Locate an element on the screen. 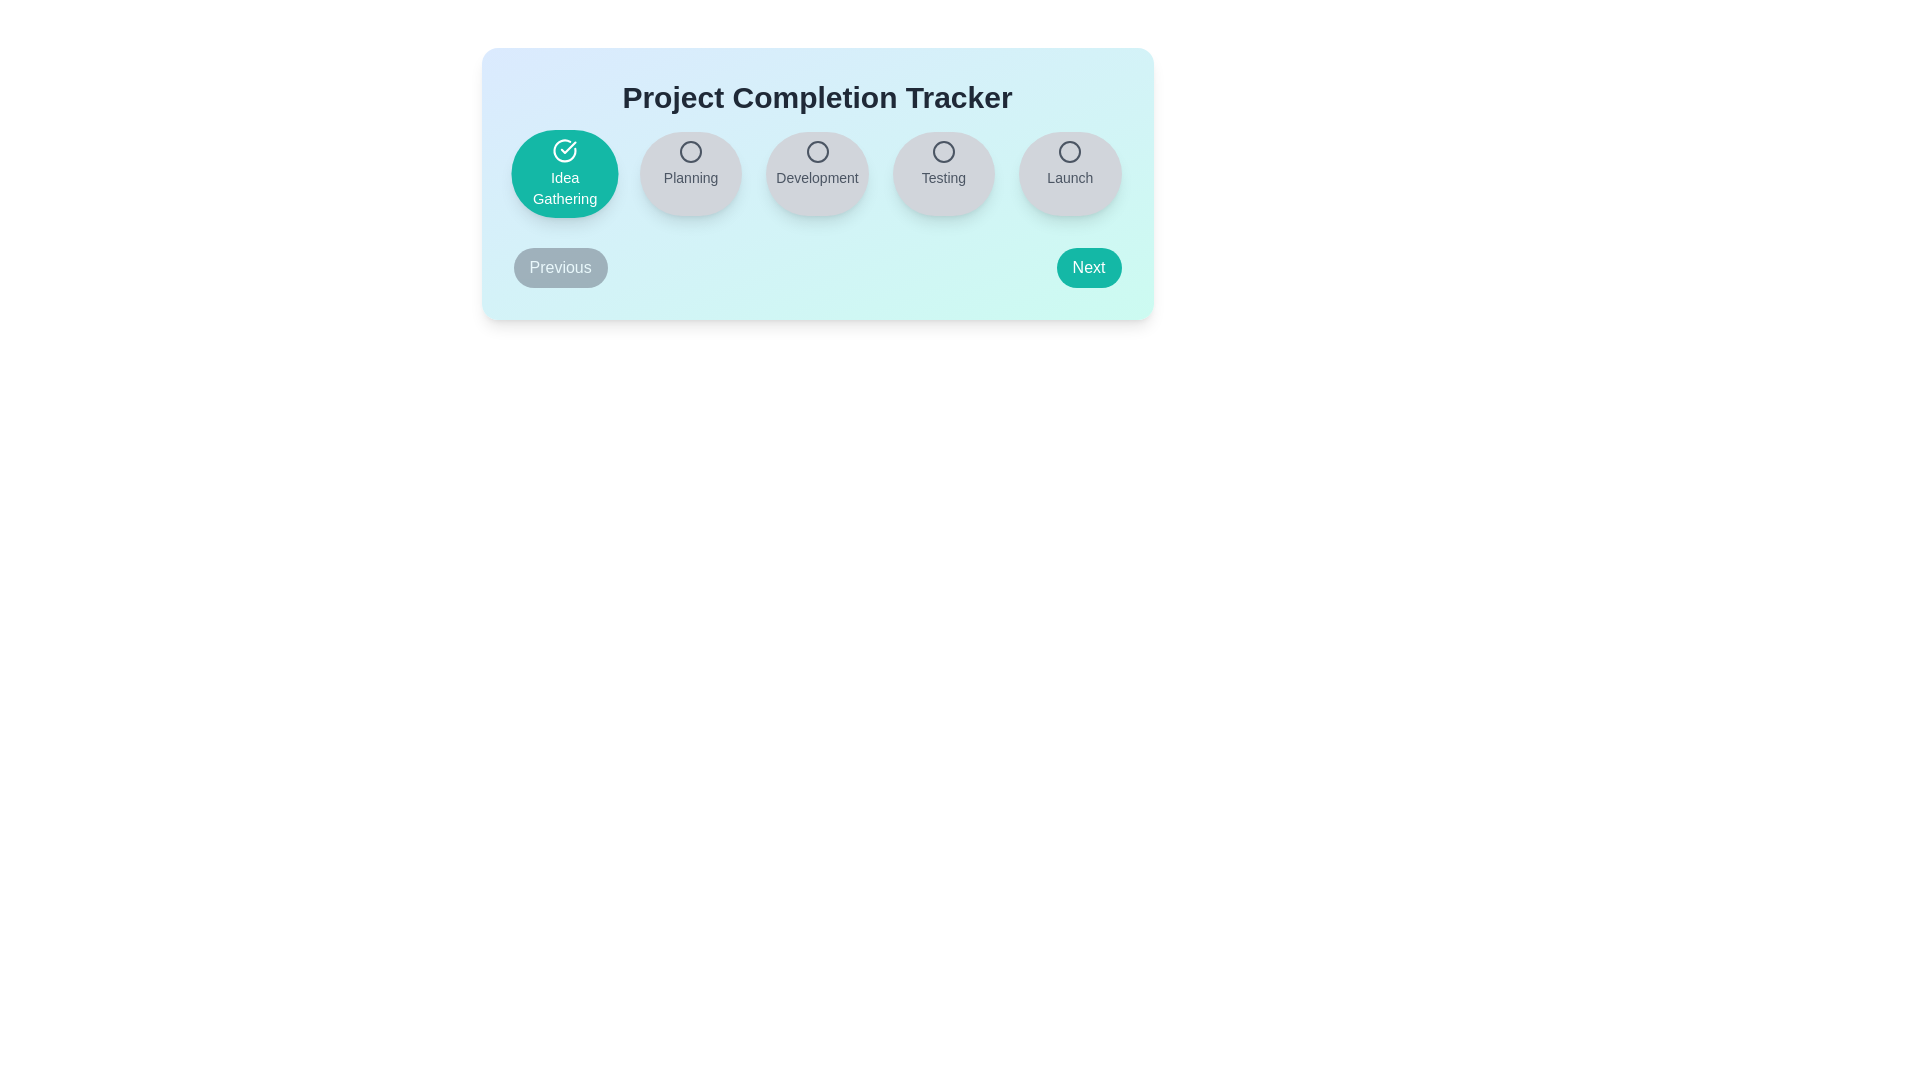 The height and width of the screenshot is (1080, 1920). the centered heading text element that reads 'Project Completion Tracker', which is styled with a large, bold serif font in dark gray and located at the top of the panel is located at coordinates (817, 97).